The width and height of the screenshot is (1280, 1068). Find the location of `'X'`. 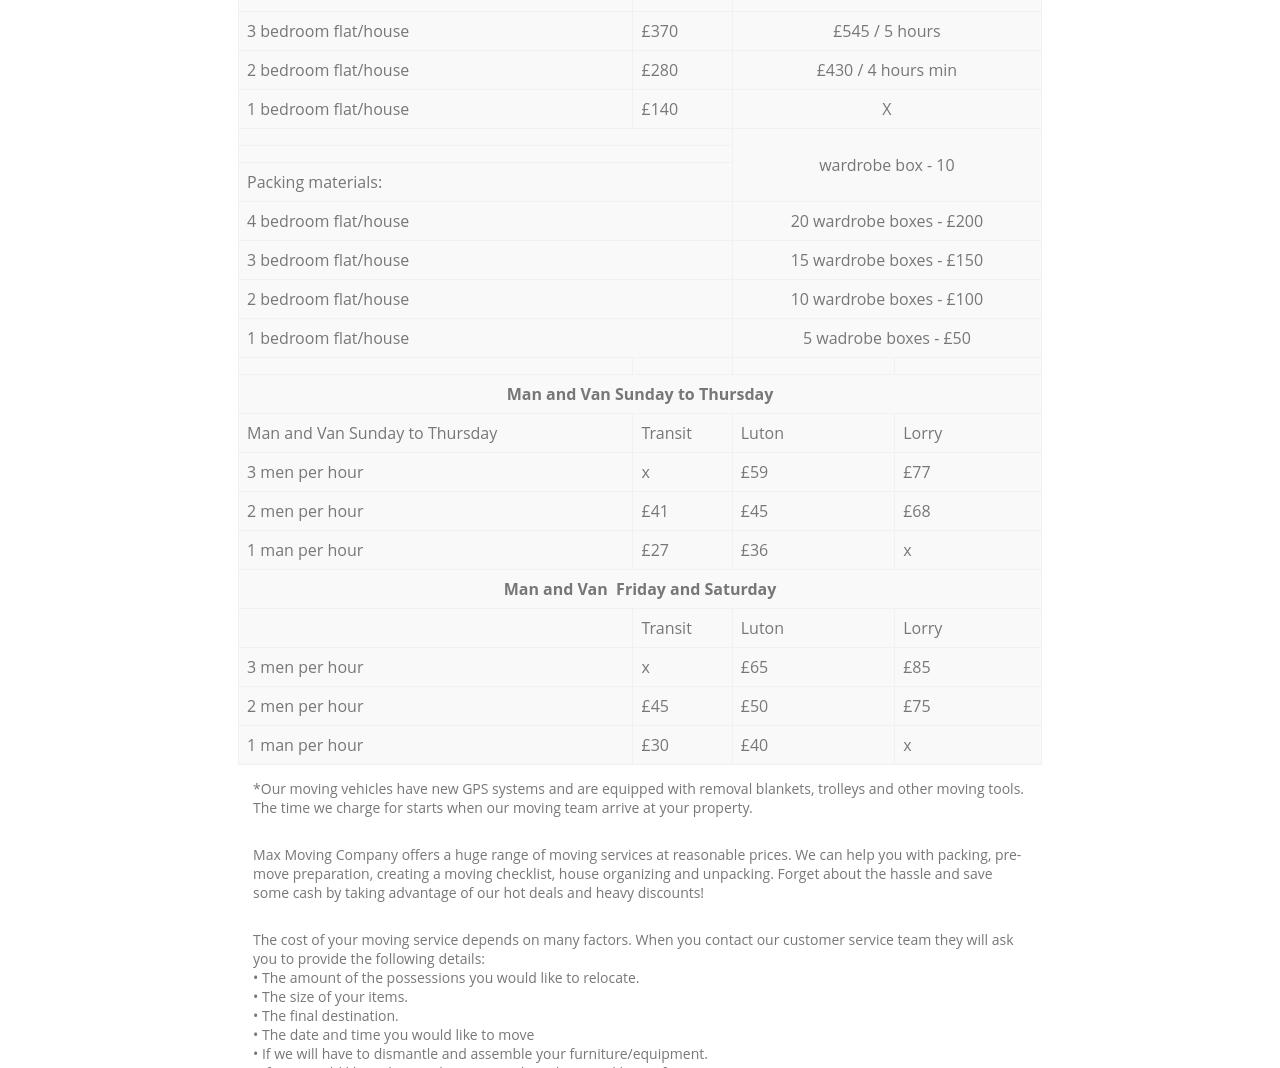

'X' is located at coordinates (885, 106).